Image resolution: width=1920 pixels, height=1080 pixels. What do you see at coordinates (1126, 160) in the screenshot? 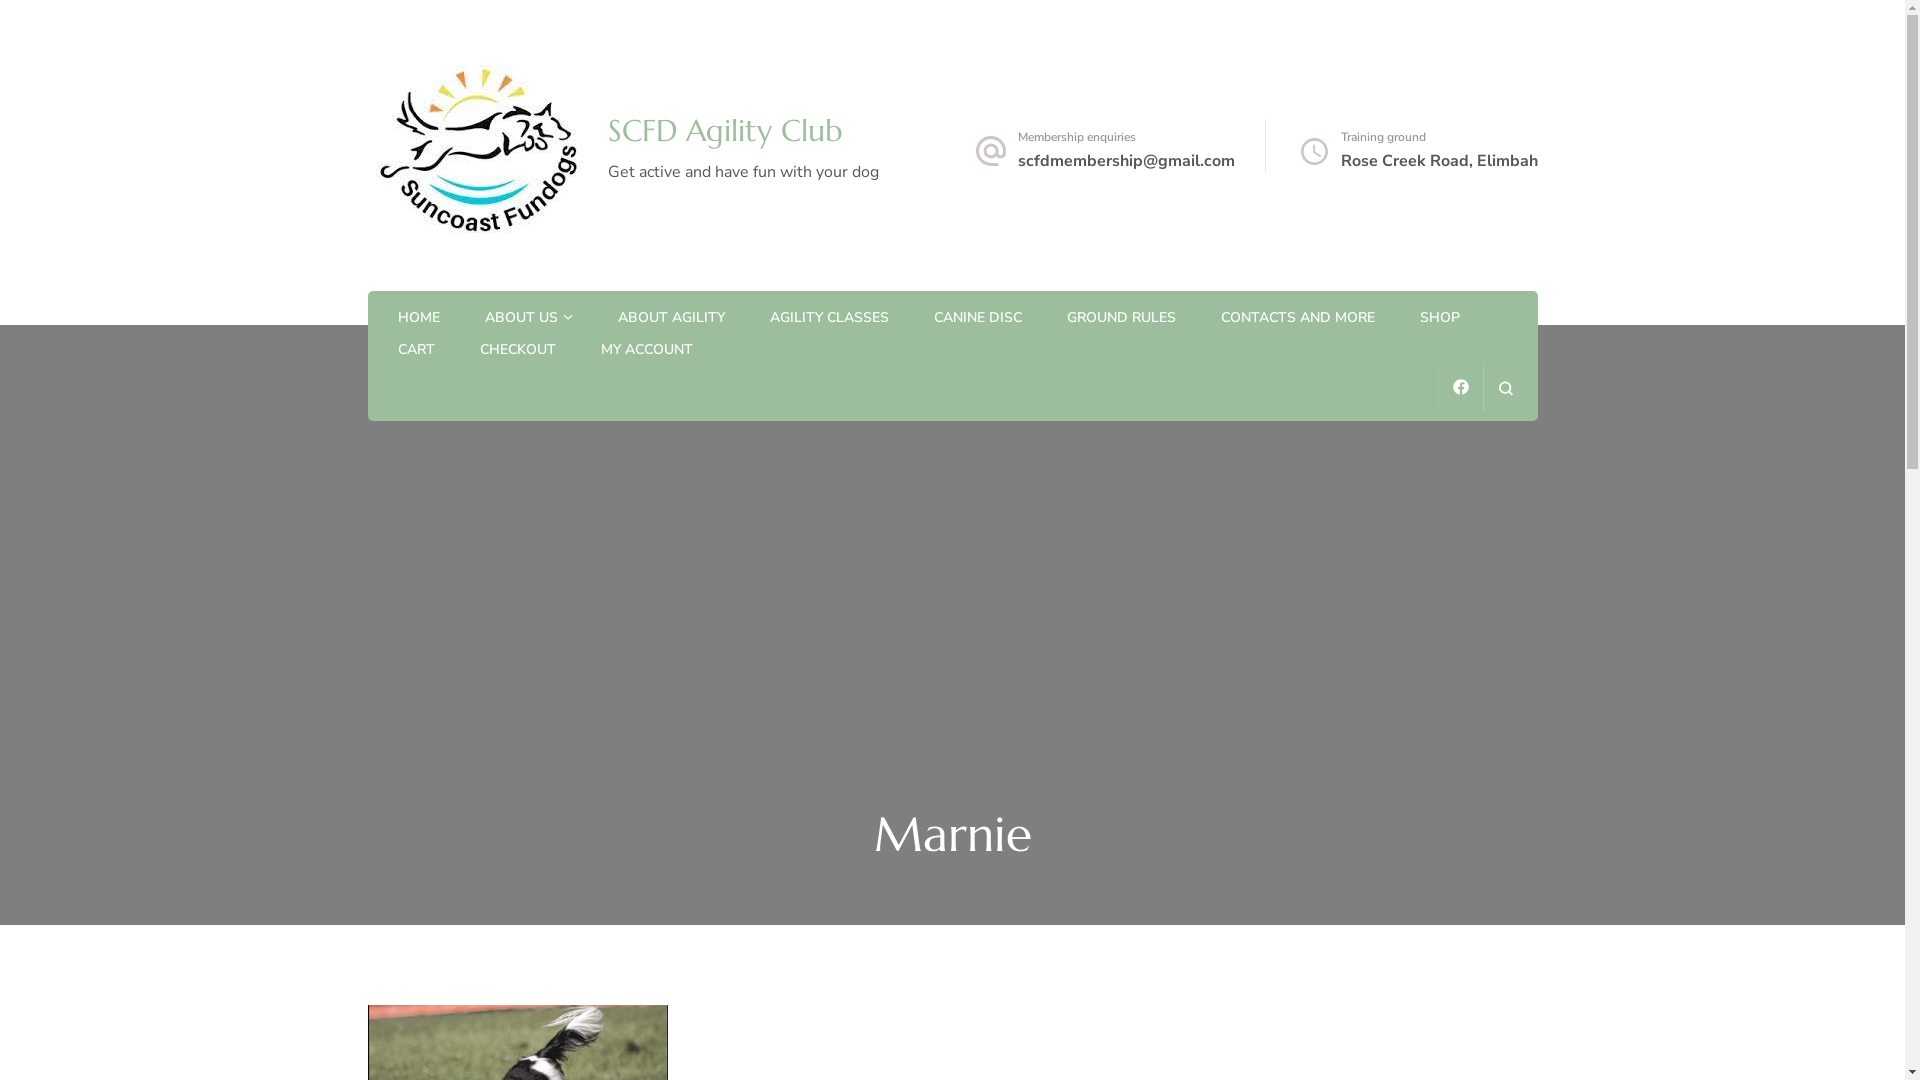
I see `'scfdmembership@gmail.com'` at bounding box center [1126, 160].